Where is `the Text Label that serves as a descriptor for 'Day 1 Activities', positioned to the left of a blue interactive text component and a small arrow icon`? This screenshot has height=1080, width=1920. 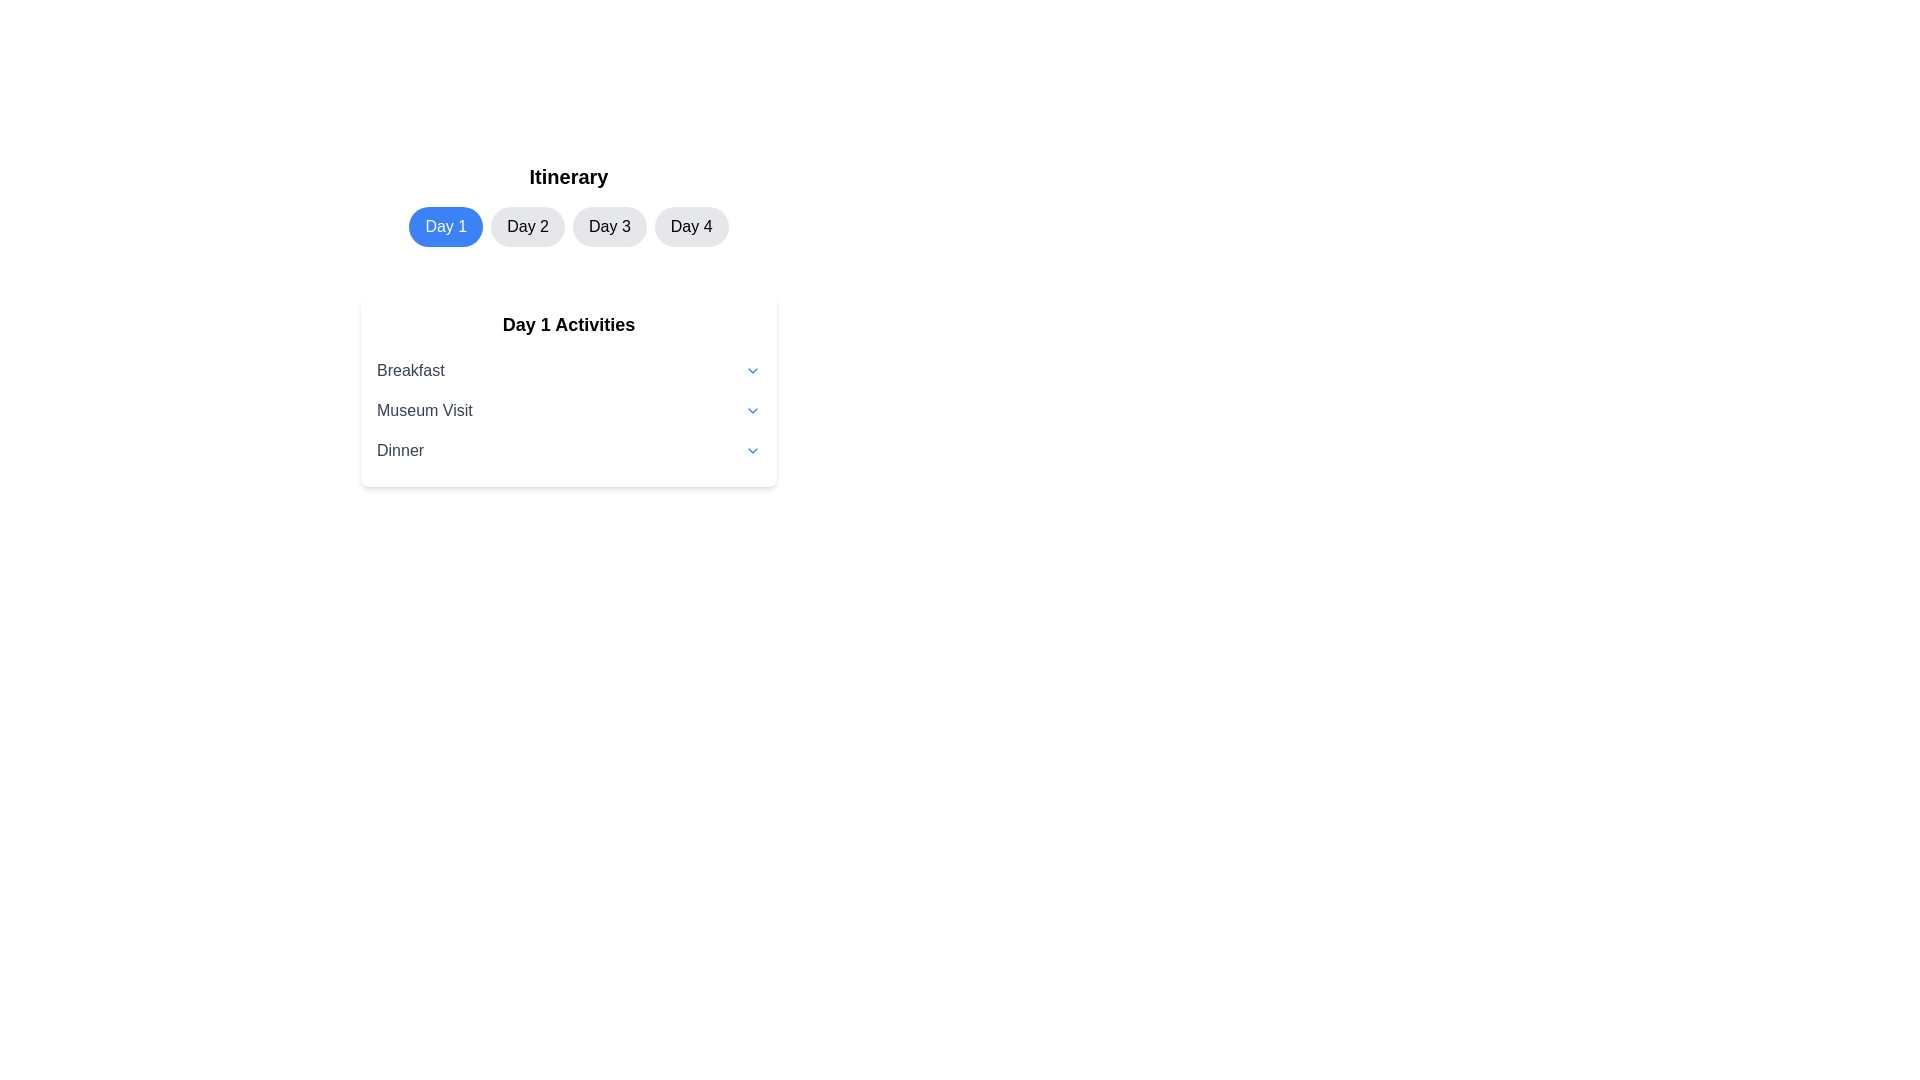
the Text Label that serves as a descriptor for 'Day 1 Activities', positioned to the left of a blue interactive text component and a small arrow icon is located at coordinates (409, 370).